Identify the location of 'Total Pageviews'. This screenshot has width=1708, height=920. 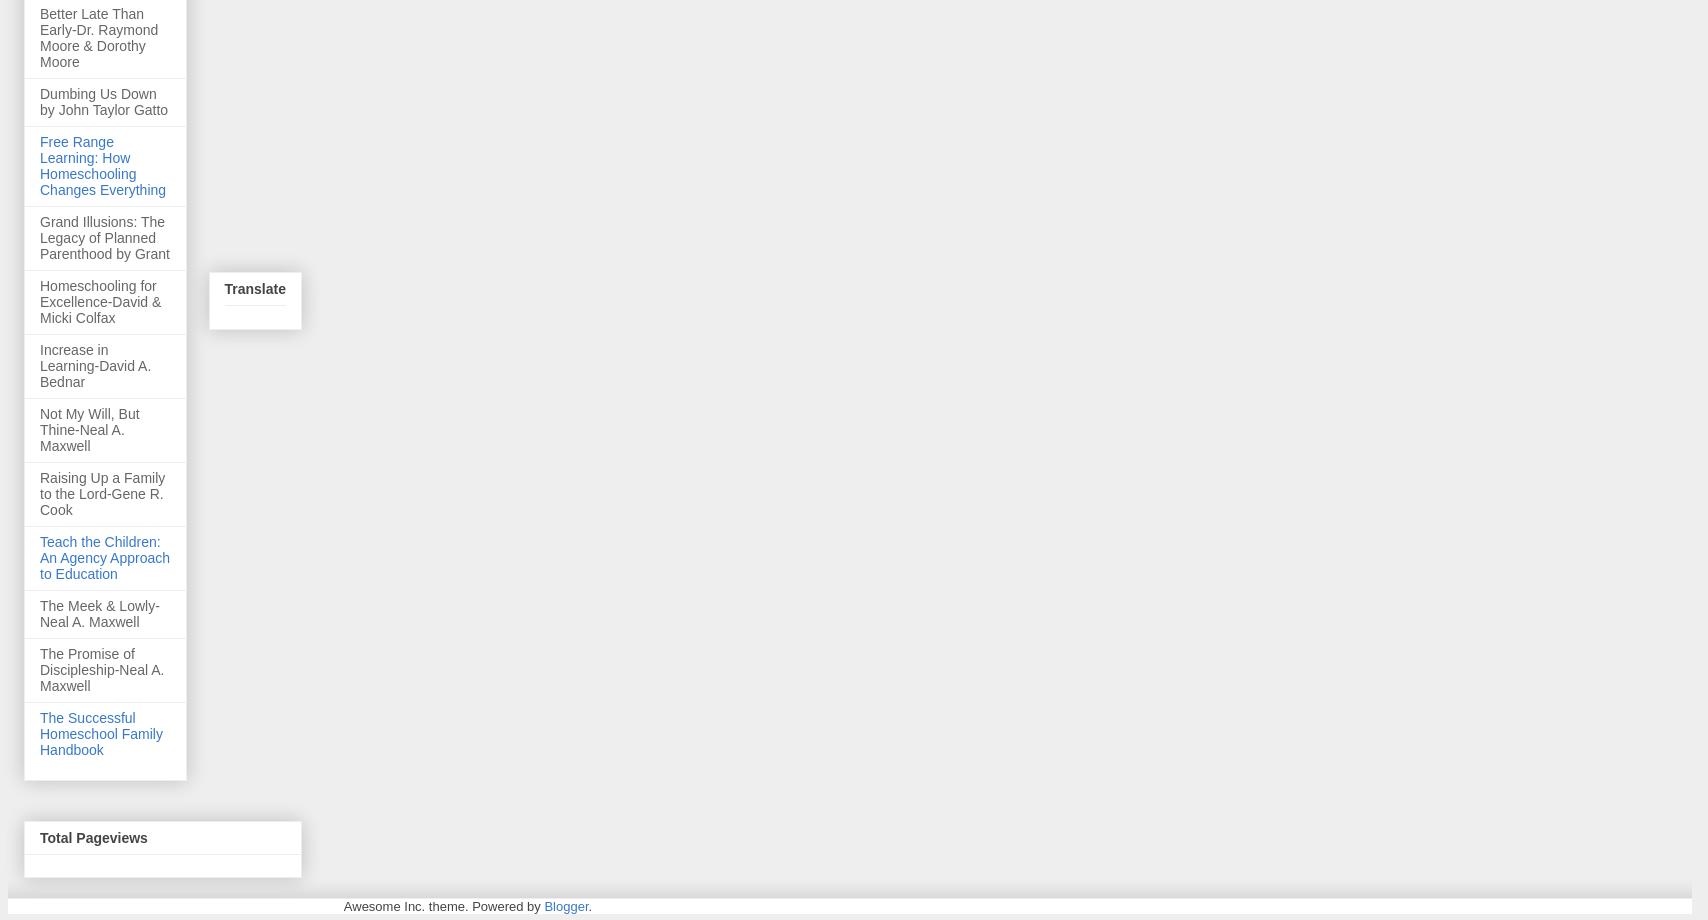
(93, 837).